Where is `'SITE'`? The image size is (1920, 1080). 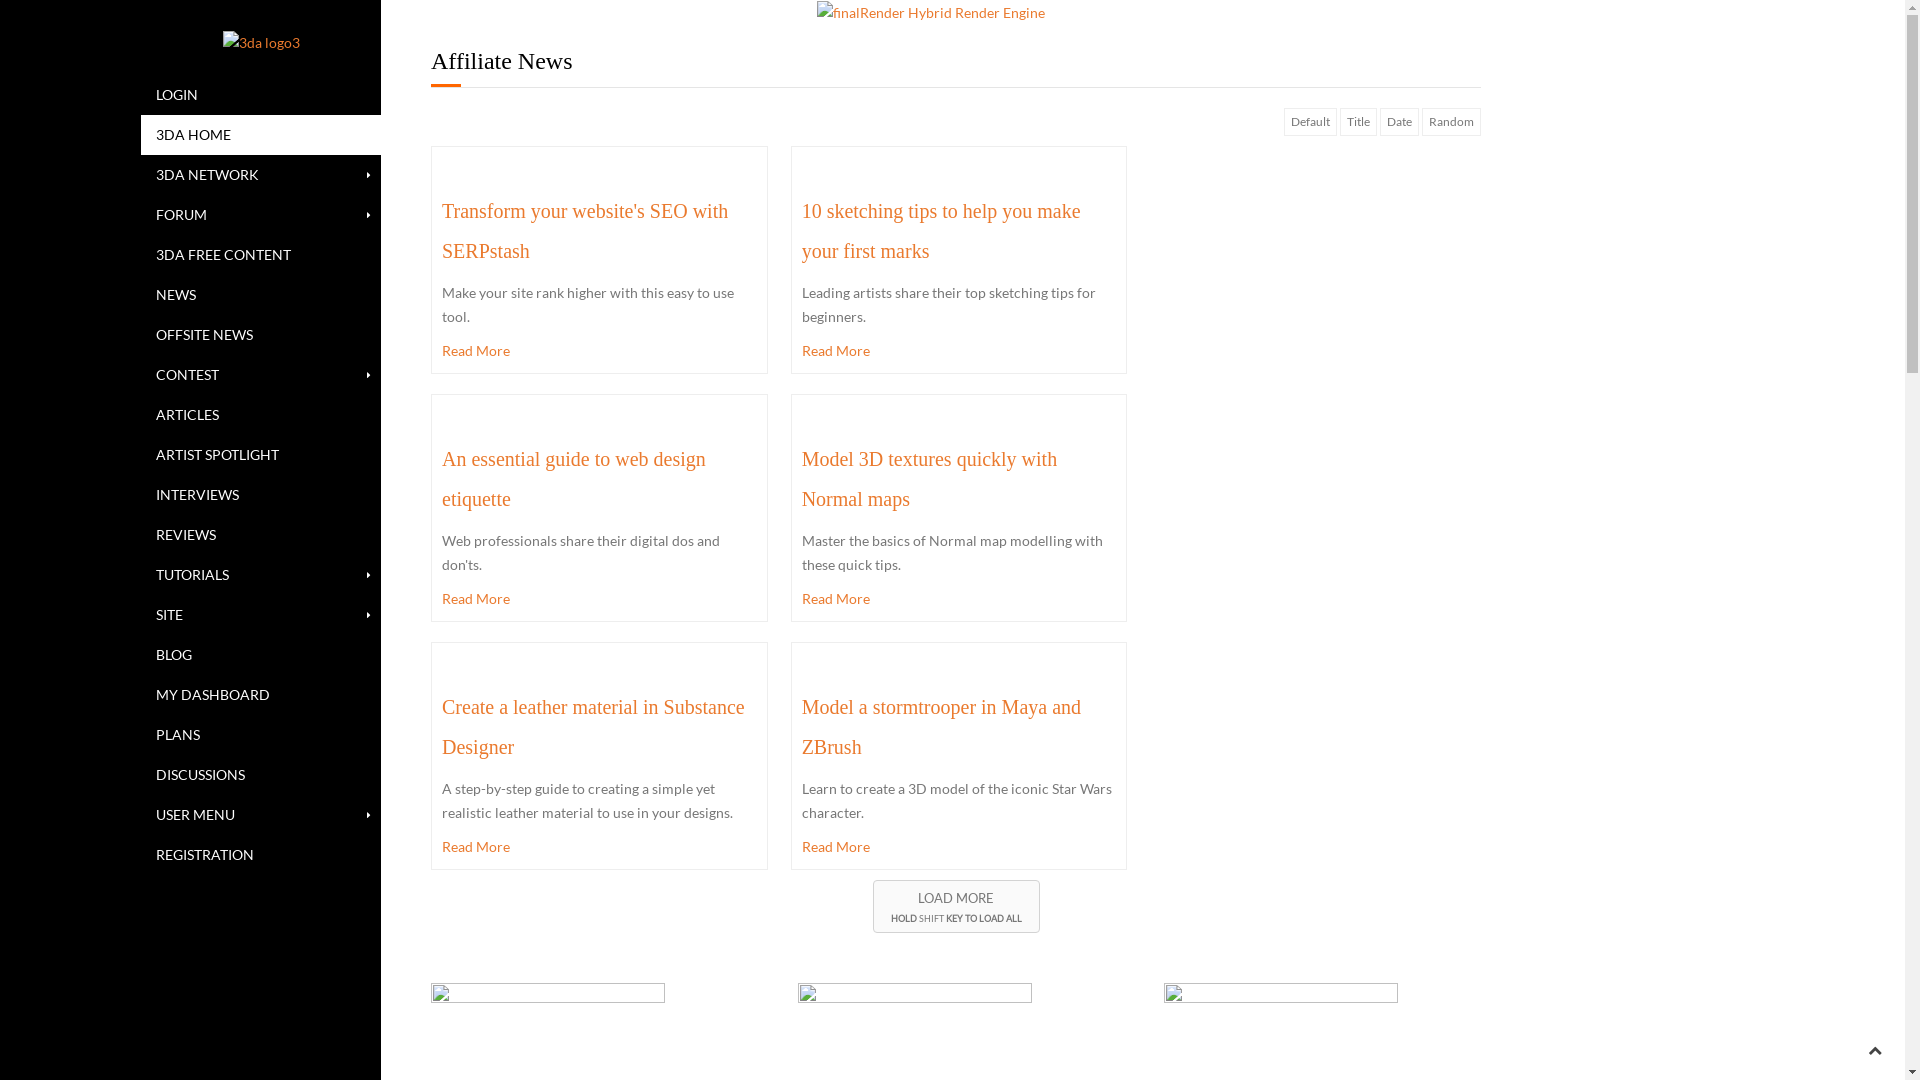
'SITE' is located at coordinates (139, 613).